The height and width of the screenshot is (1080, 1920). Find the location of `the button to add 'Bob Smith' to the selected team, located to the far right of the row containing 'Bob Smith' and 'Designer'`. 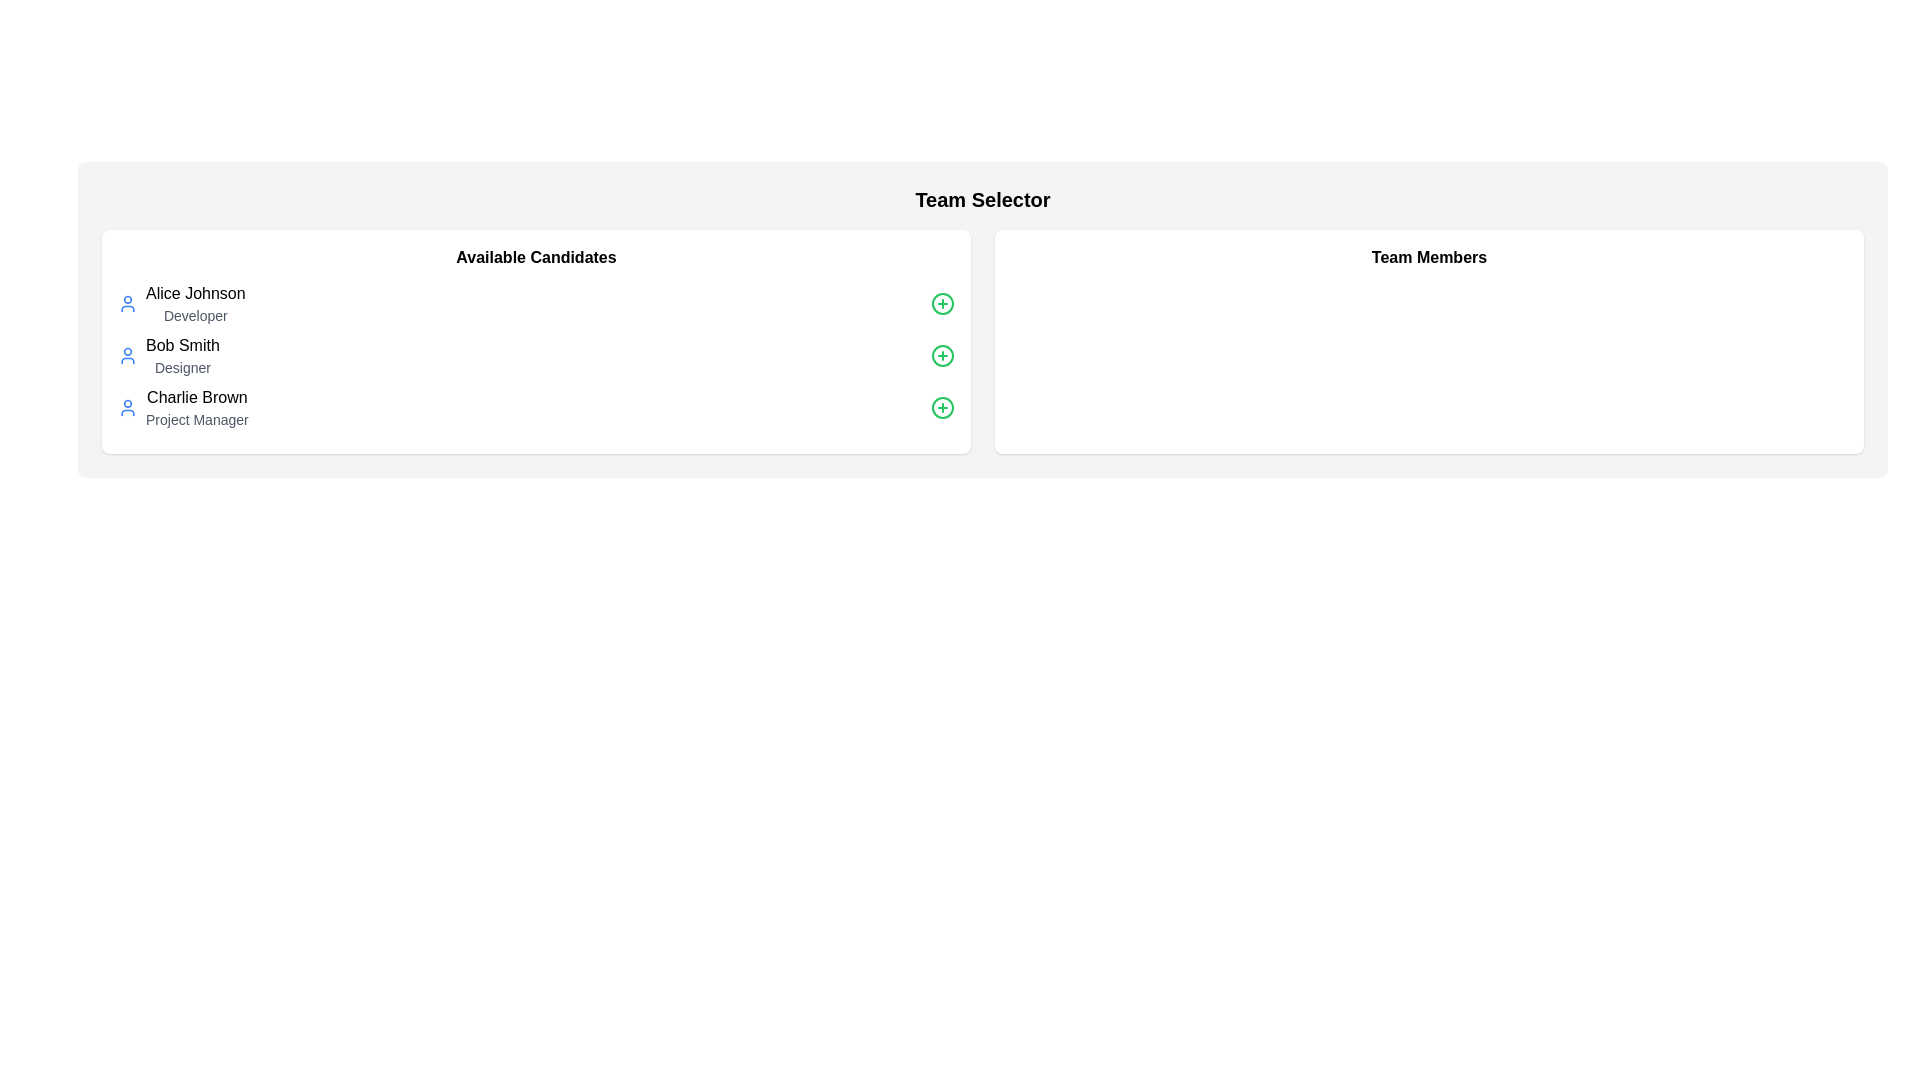

the button to add 'Bob Smith' to the selected team, located to the far right of the row containing 'Bob Smith' and 'Designer' is located at coordinates (941, 354).